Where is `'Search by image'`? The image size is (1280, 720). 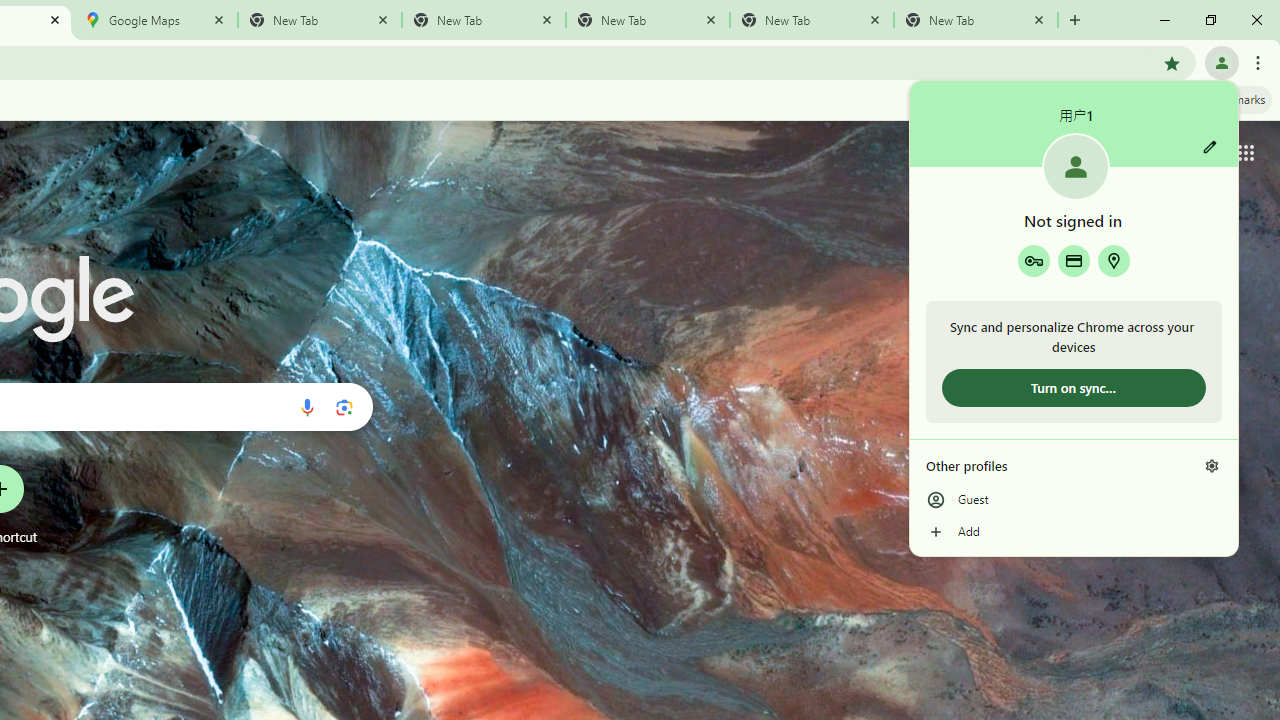 'Search by image' is located at coordinates (344, 406).